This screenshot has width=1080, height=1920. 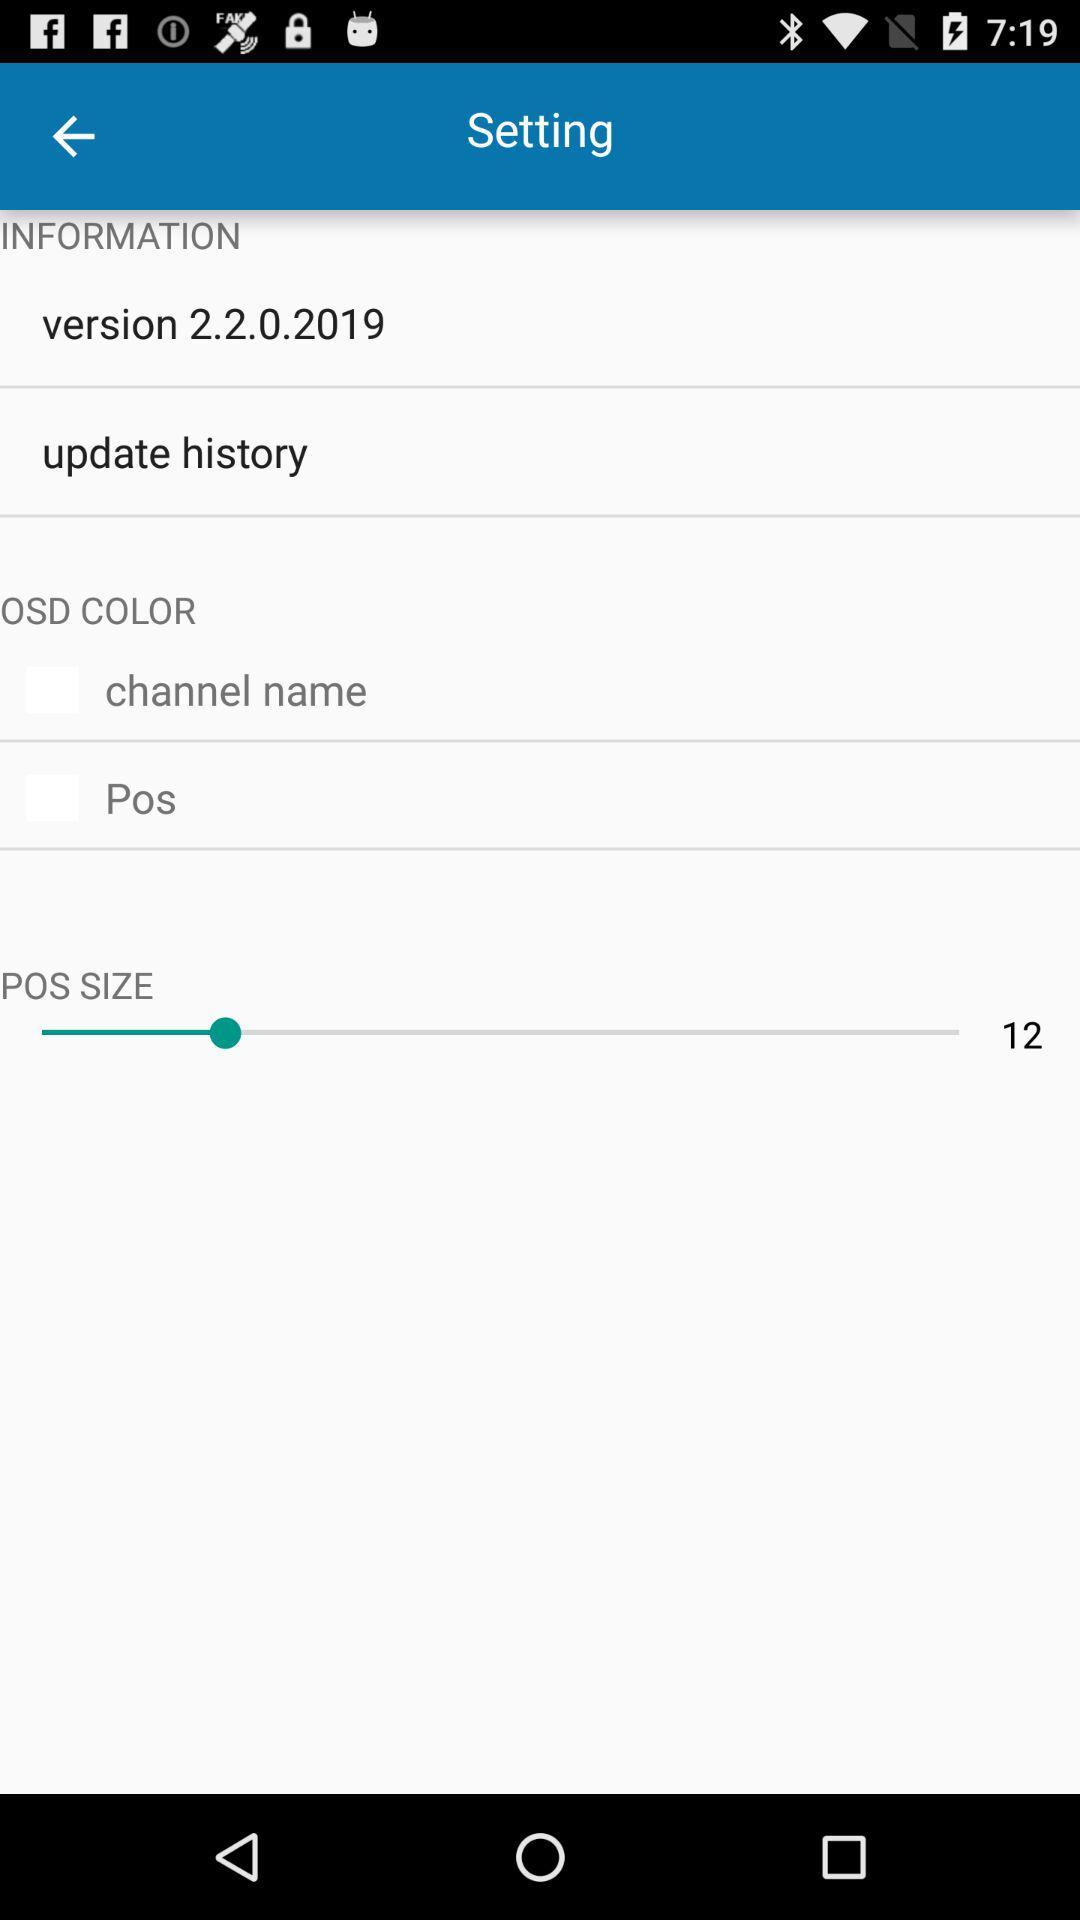 What do you see at coordinates (540, 322) in the screenshot?
I see `the version 2 2 icon` at bounding box center [540, 322].